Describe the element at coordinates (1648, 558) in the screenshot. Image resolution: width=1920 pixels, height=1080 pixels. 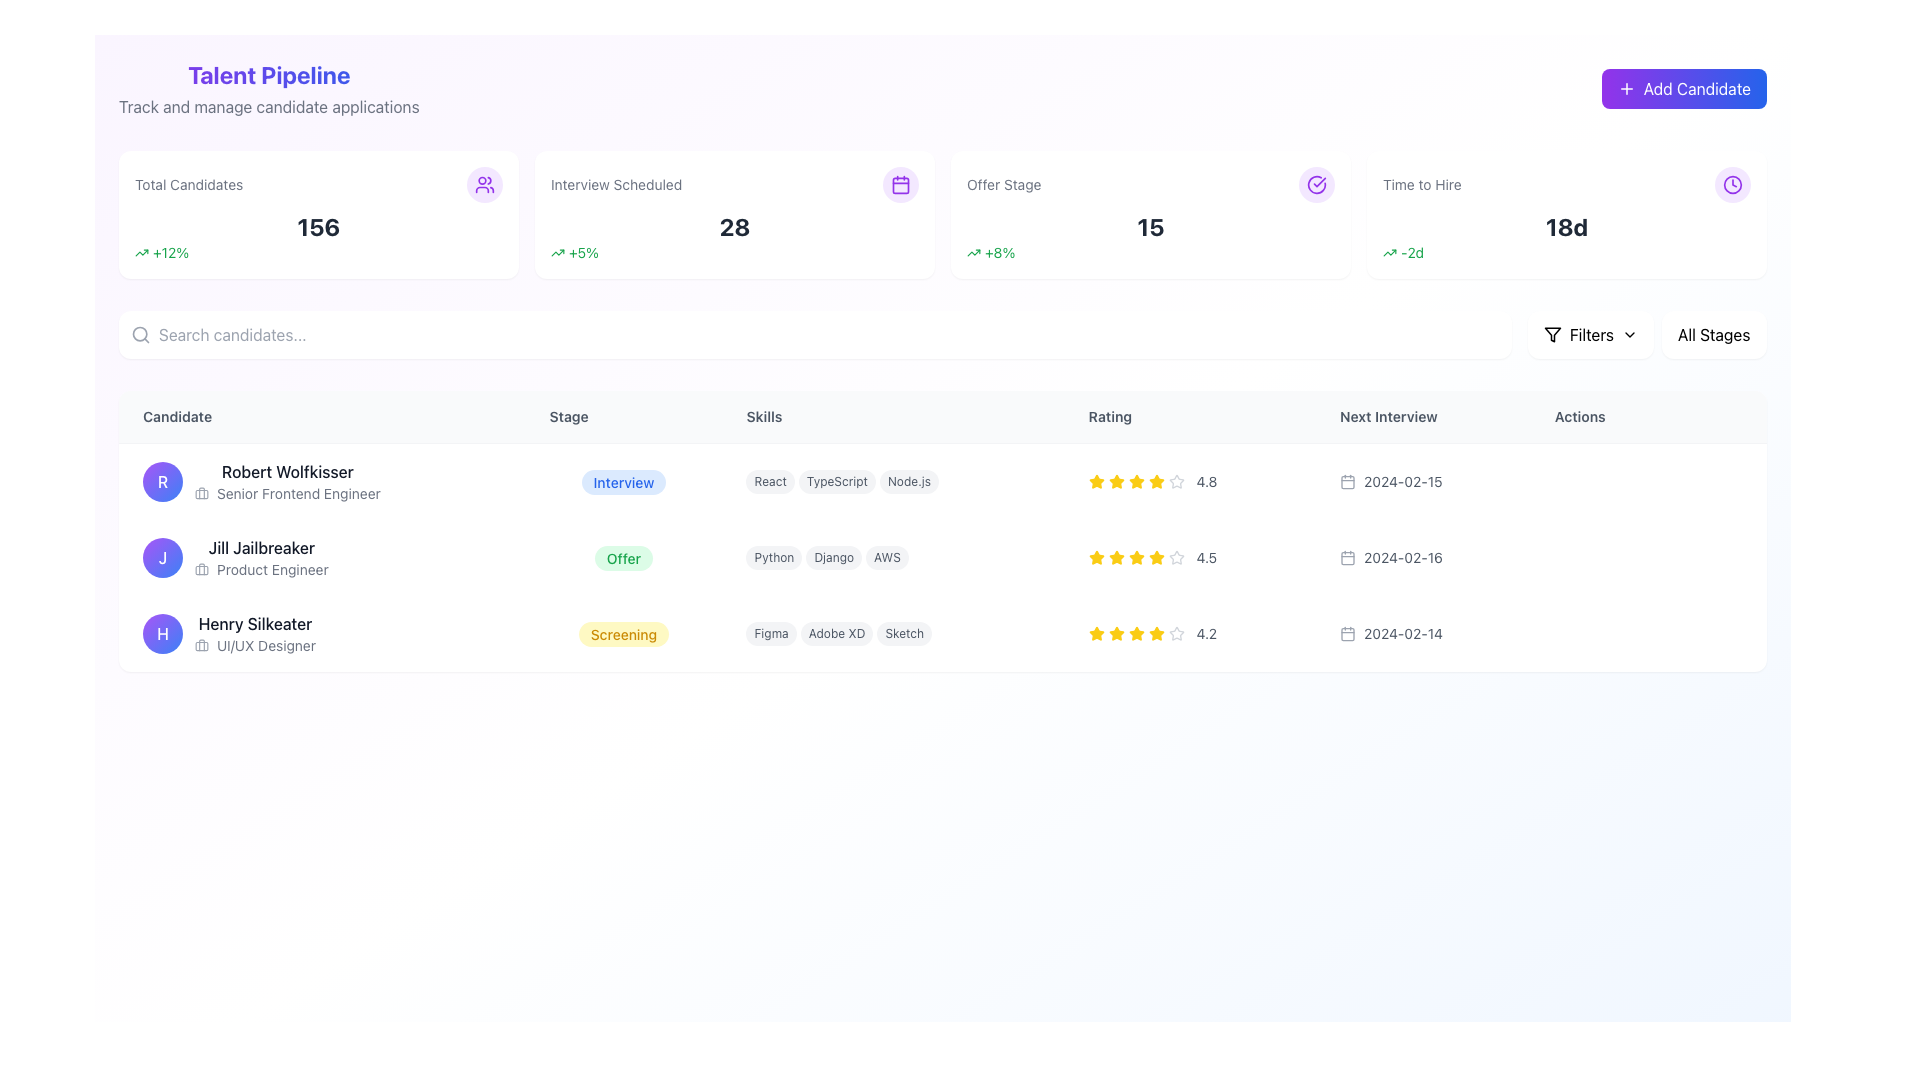
I see `the blank, non-interactive cell located within the 'Actions' column of the row for 'Jill Jailbreaker'` at that location.